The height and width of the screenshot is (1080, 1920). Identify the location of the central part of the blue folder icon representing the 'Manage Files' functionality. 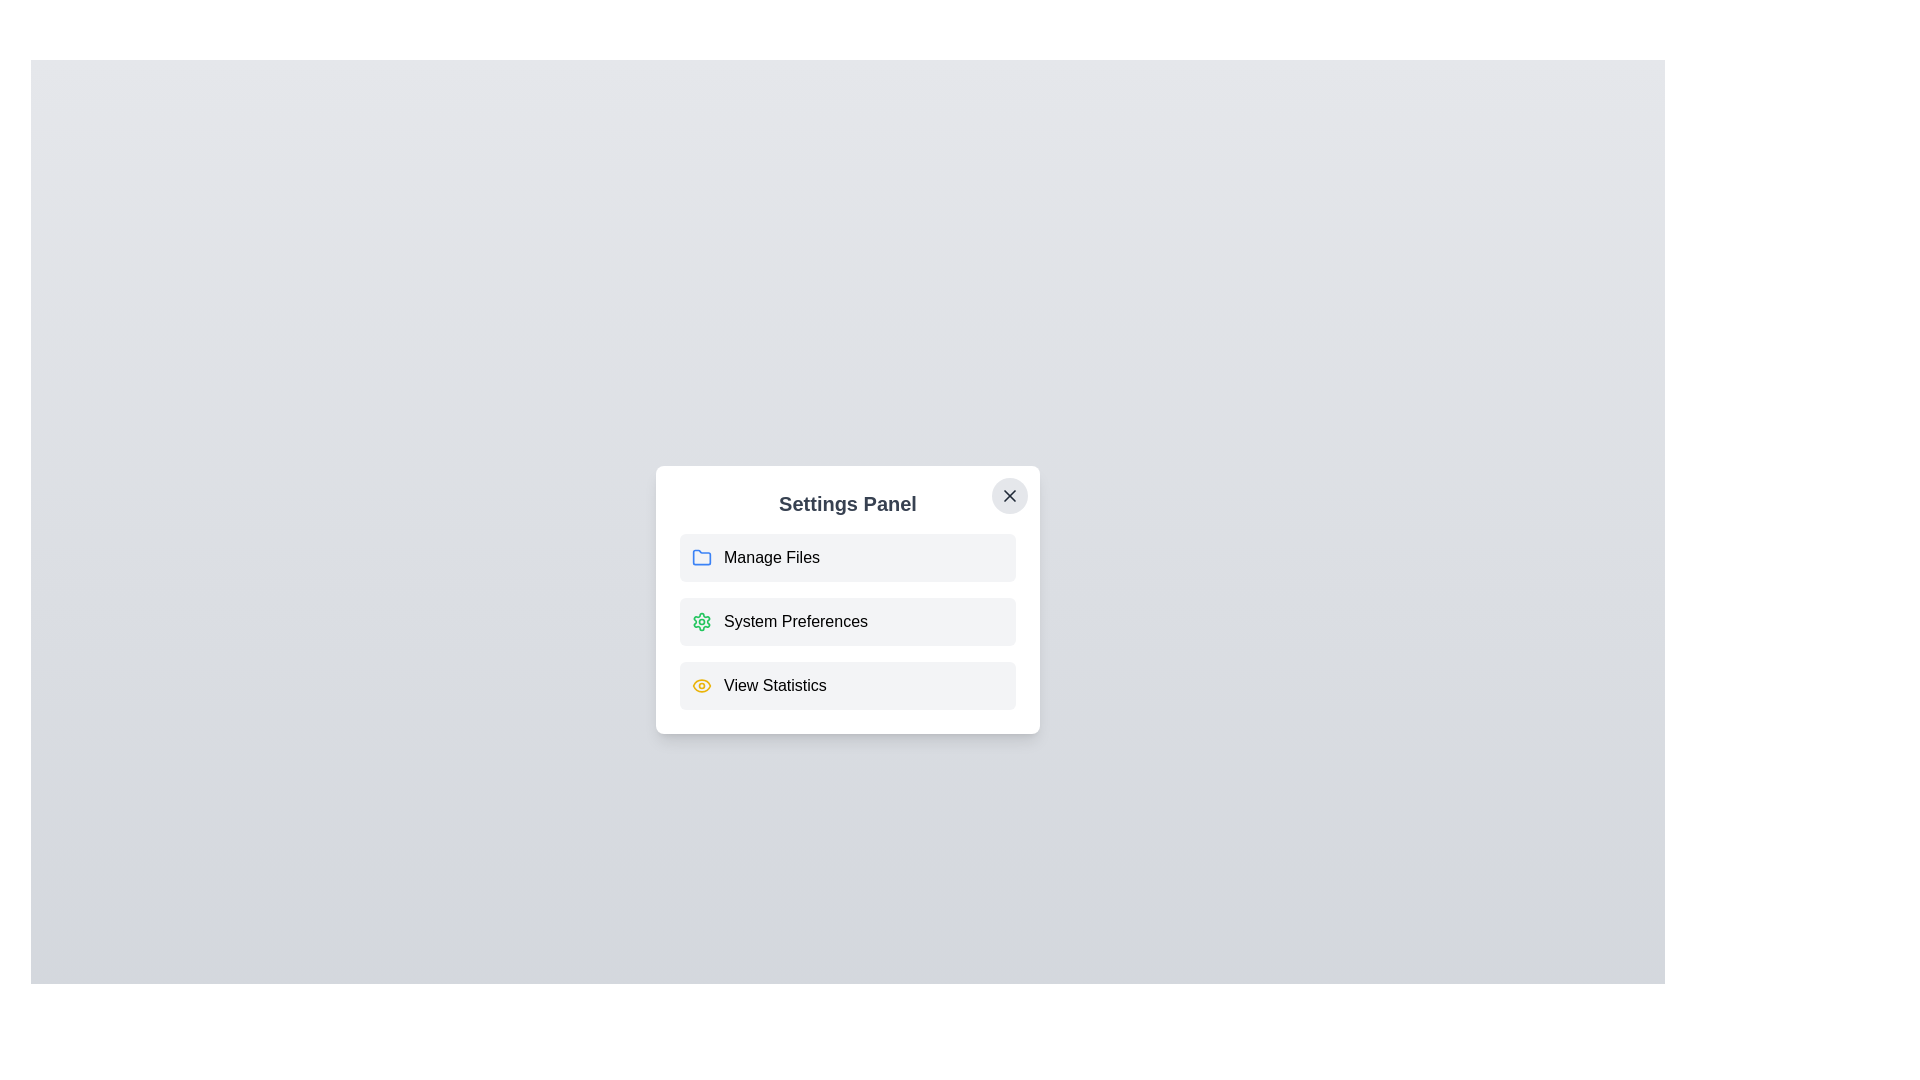
(701, 556).